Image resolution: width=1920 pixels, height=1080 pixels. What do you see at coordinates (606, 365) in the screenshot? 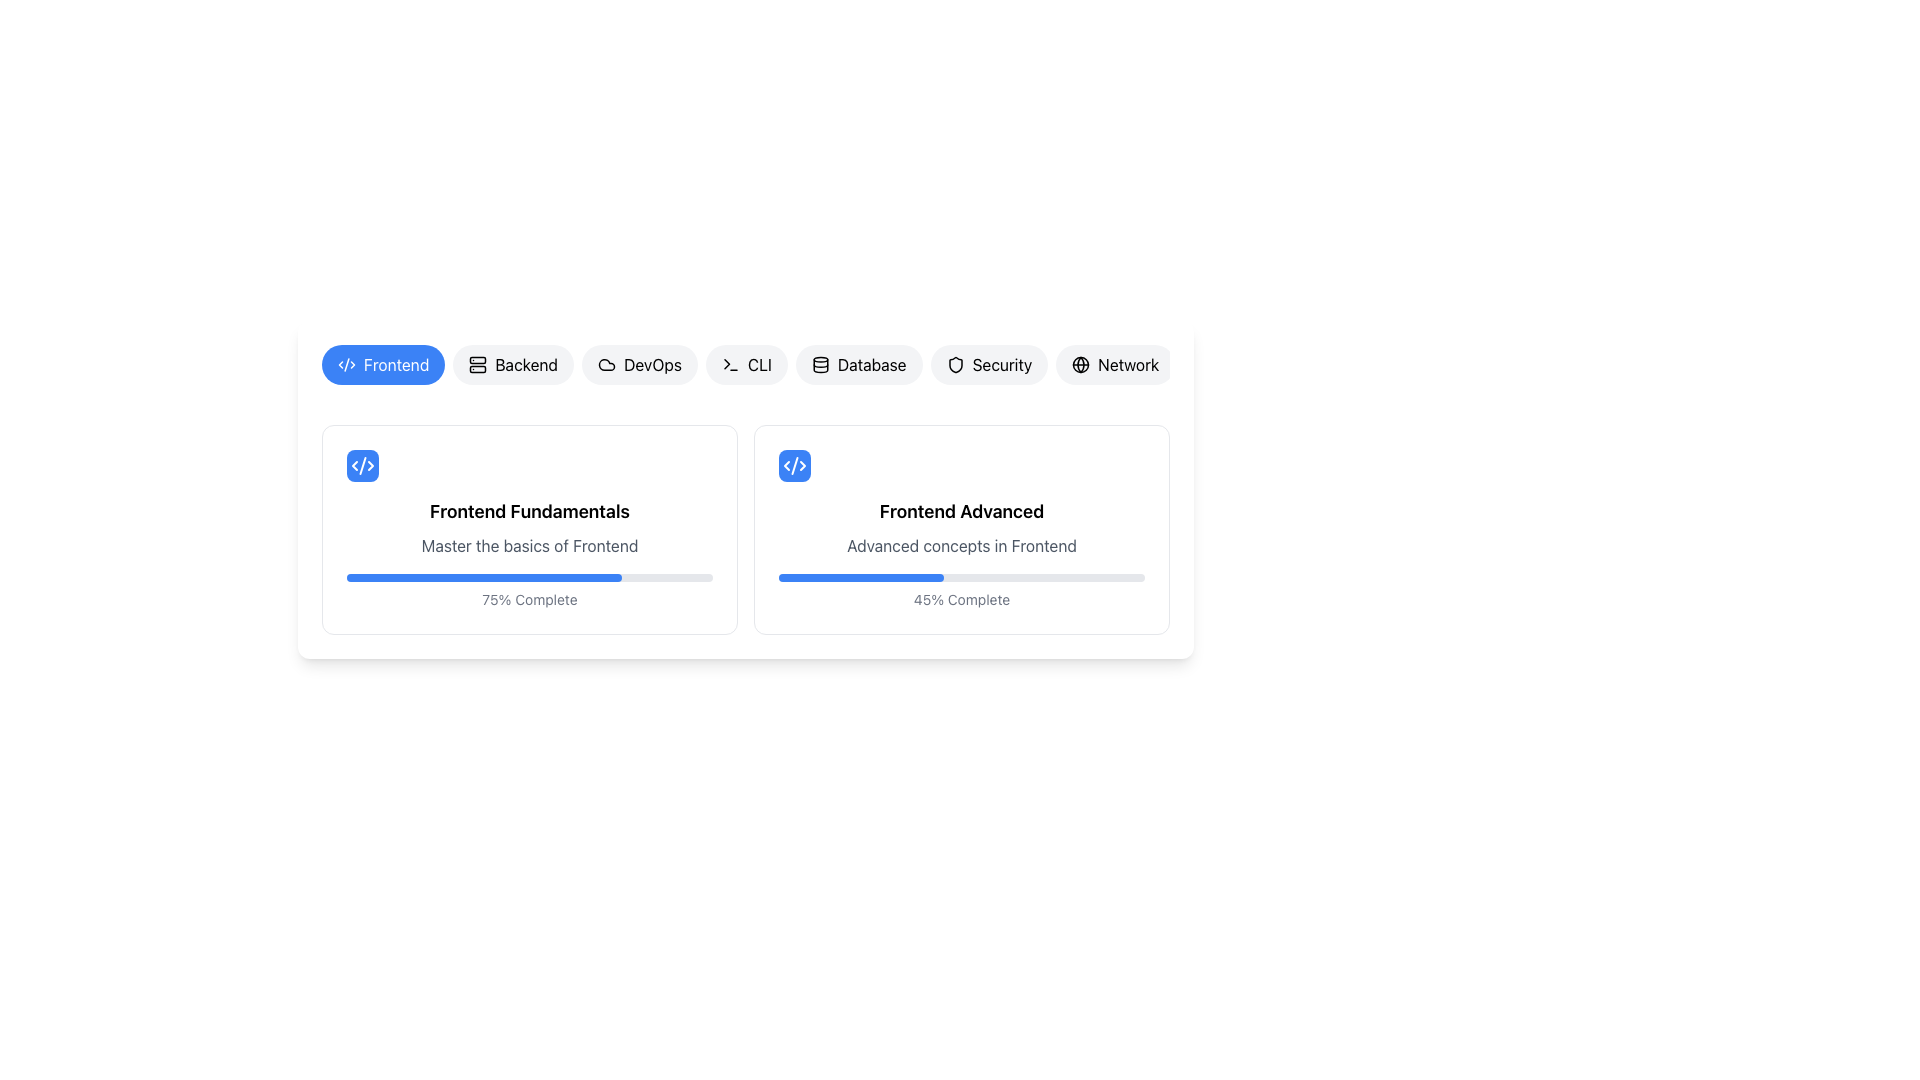
I see `the cloud icon, which is the second icon from the left in the group of horizontally aligned icons in the upper section of the interface` at bounding box center [606, 365].